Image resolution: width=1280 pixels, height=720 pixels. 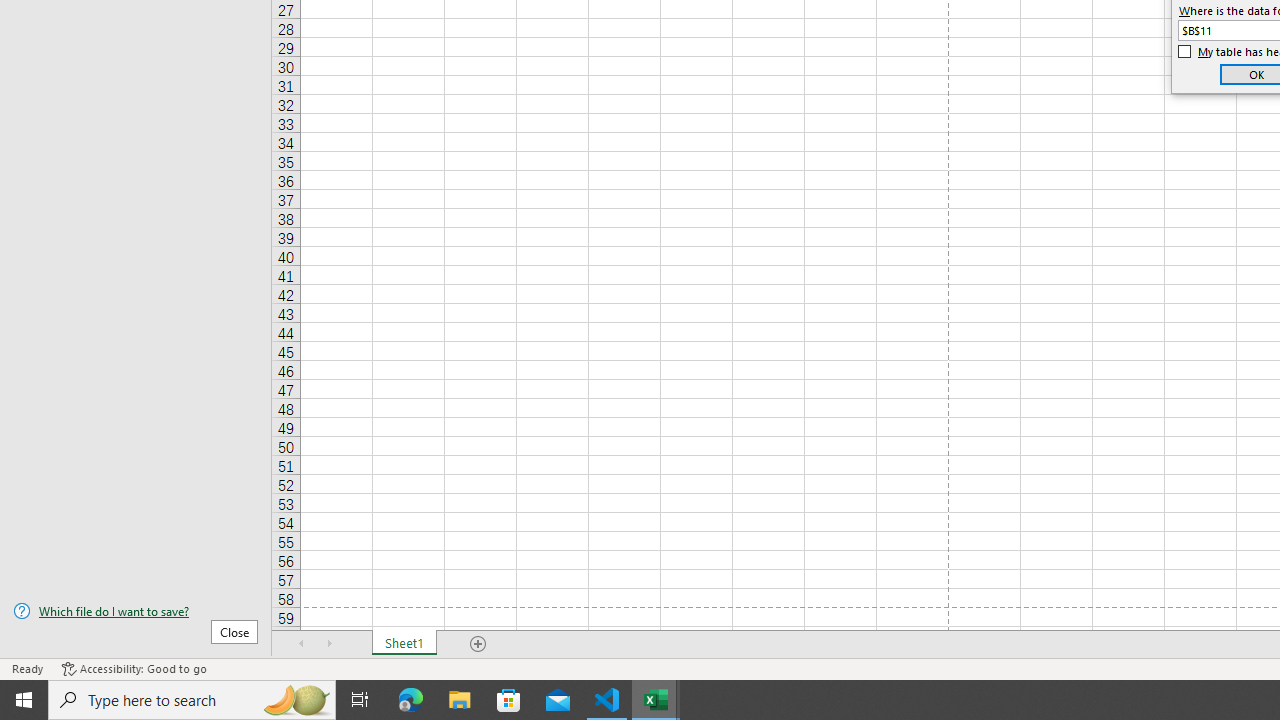 I want to click on 'Sheet1', so click(x=403, y=644).